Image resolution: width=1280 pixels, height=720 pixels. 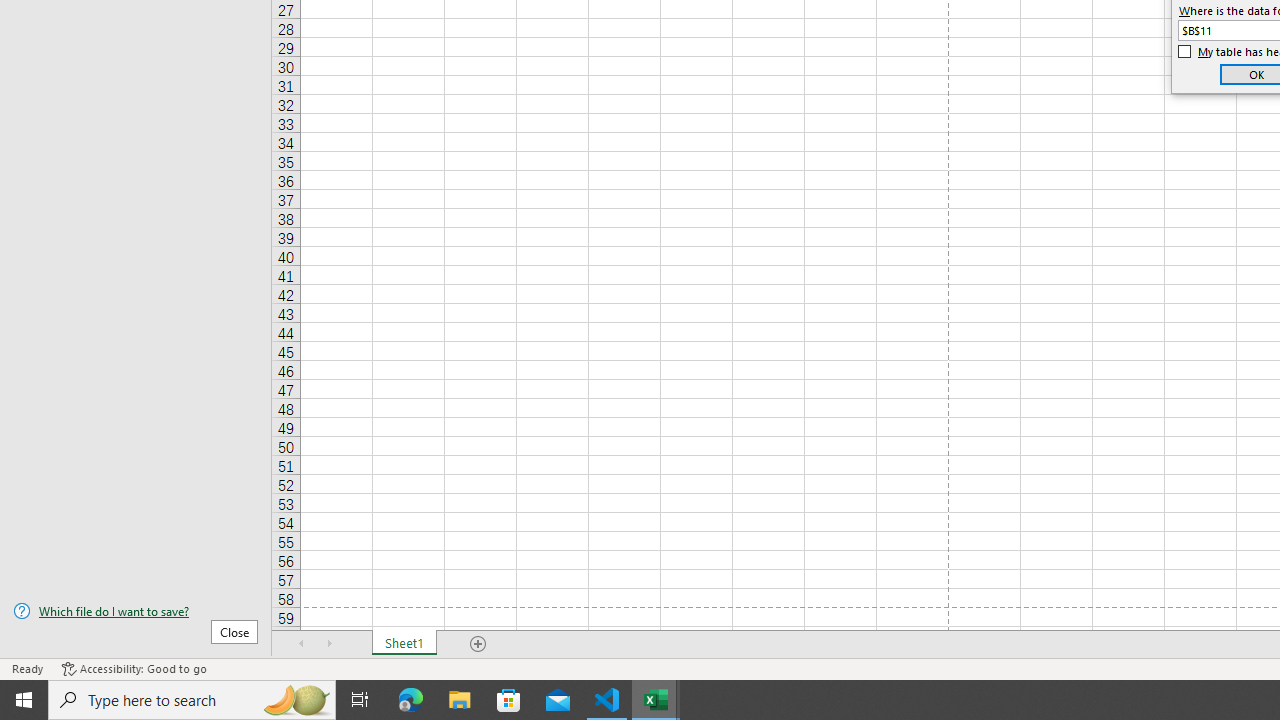 I want to click on 'Sheet1', so click(x=403, y=644).